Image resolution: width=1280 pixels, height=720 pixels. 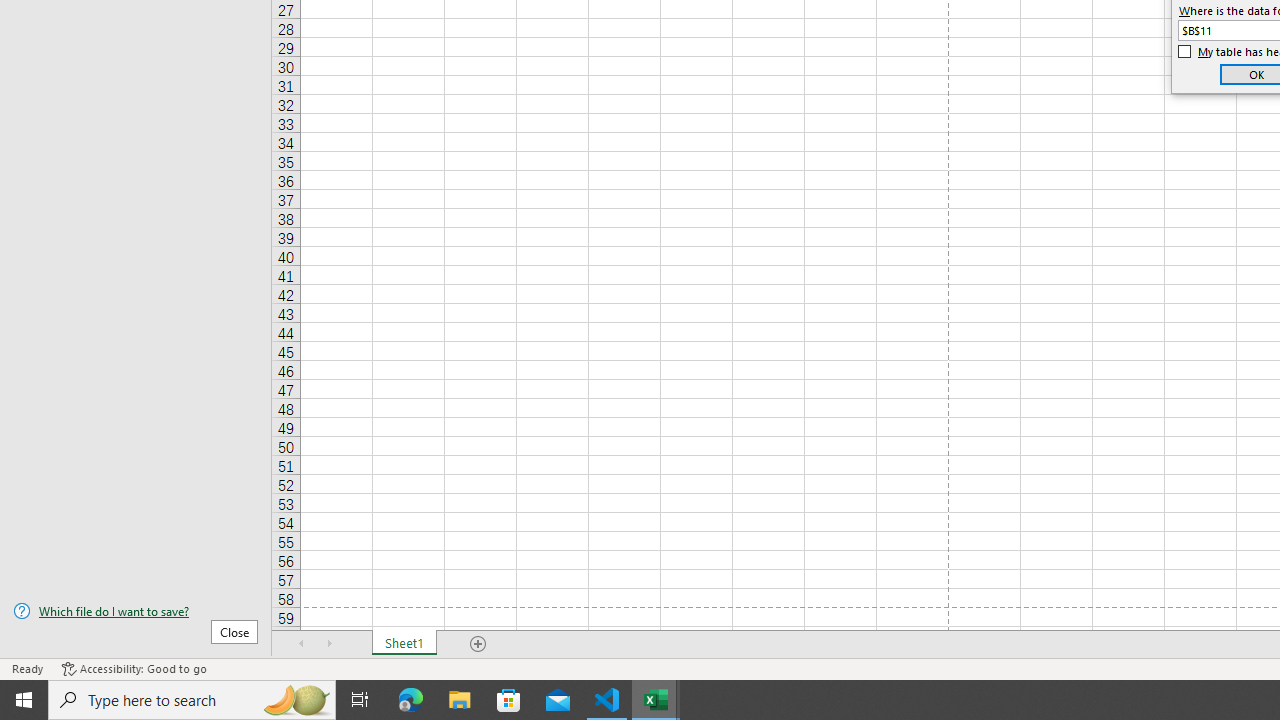 I want to click on 'Sheet1', so click(x=403, y=644).